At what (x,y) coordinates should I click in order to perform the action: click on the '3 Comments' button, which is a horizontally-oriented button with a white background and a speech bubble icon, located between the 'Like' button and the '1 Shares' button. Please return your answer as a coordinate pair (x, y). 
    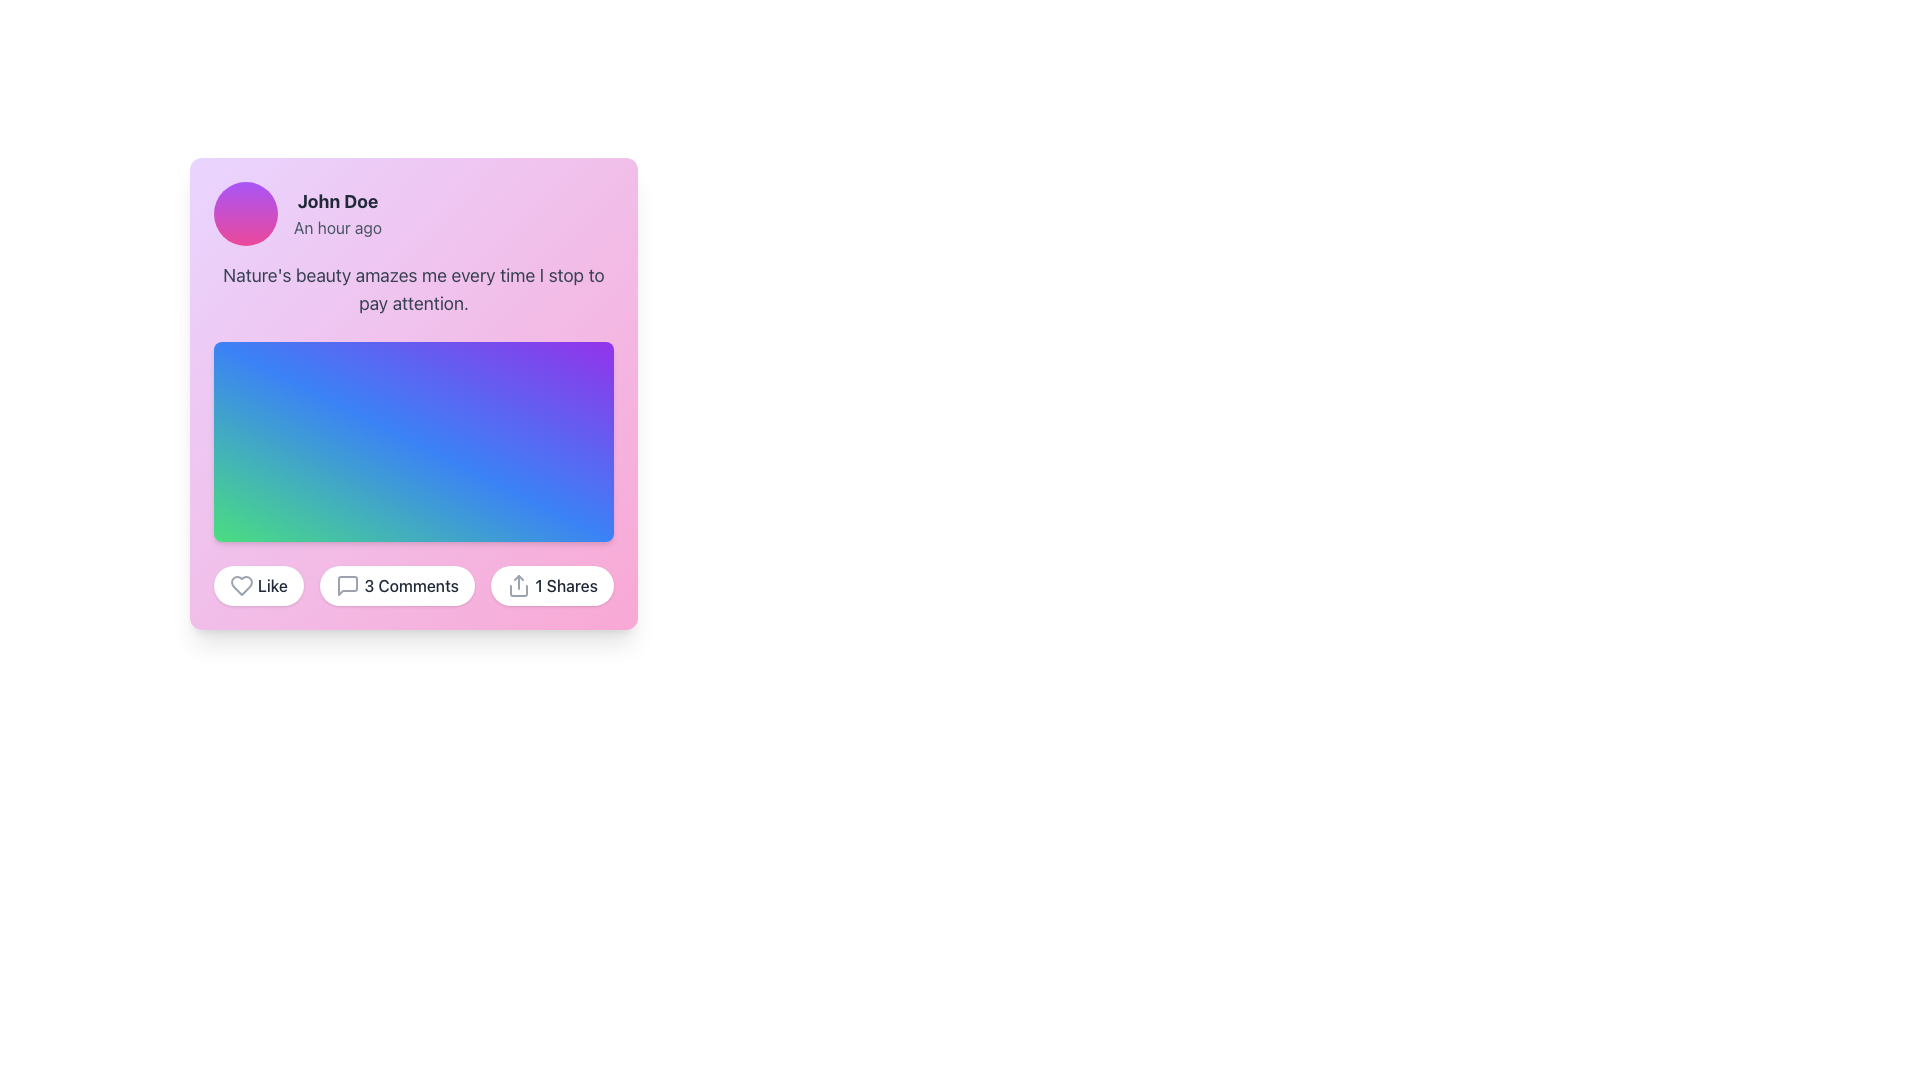
    Looking at the image, I should click on (397, 585).